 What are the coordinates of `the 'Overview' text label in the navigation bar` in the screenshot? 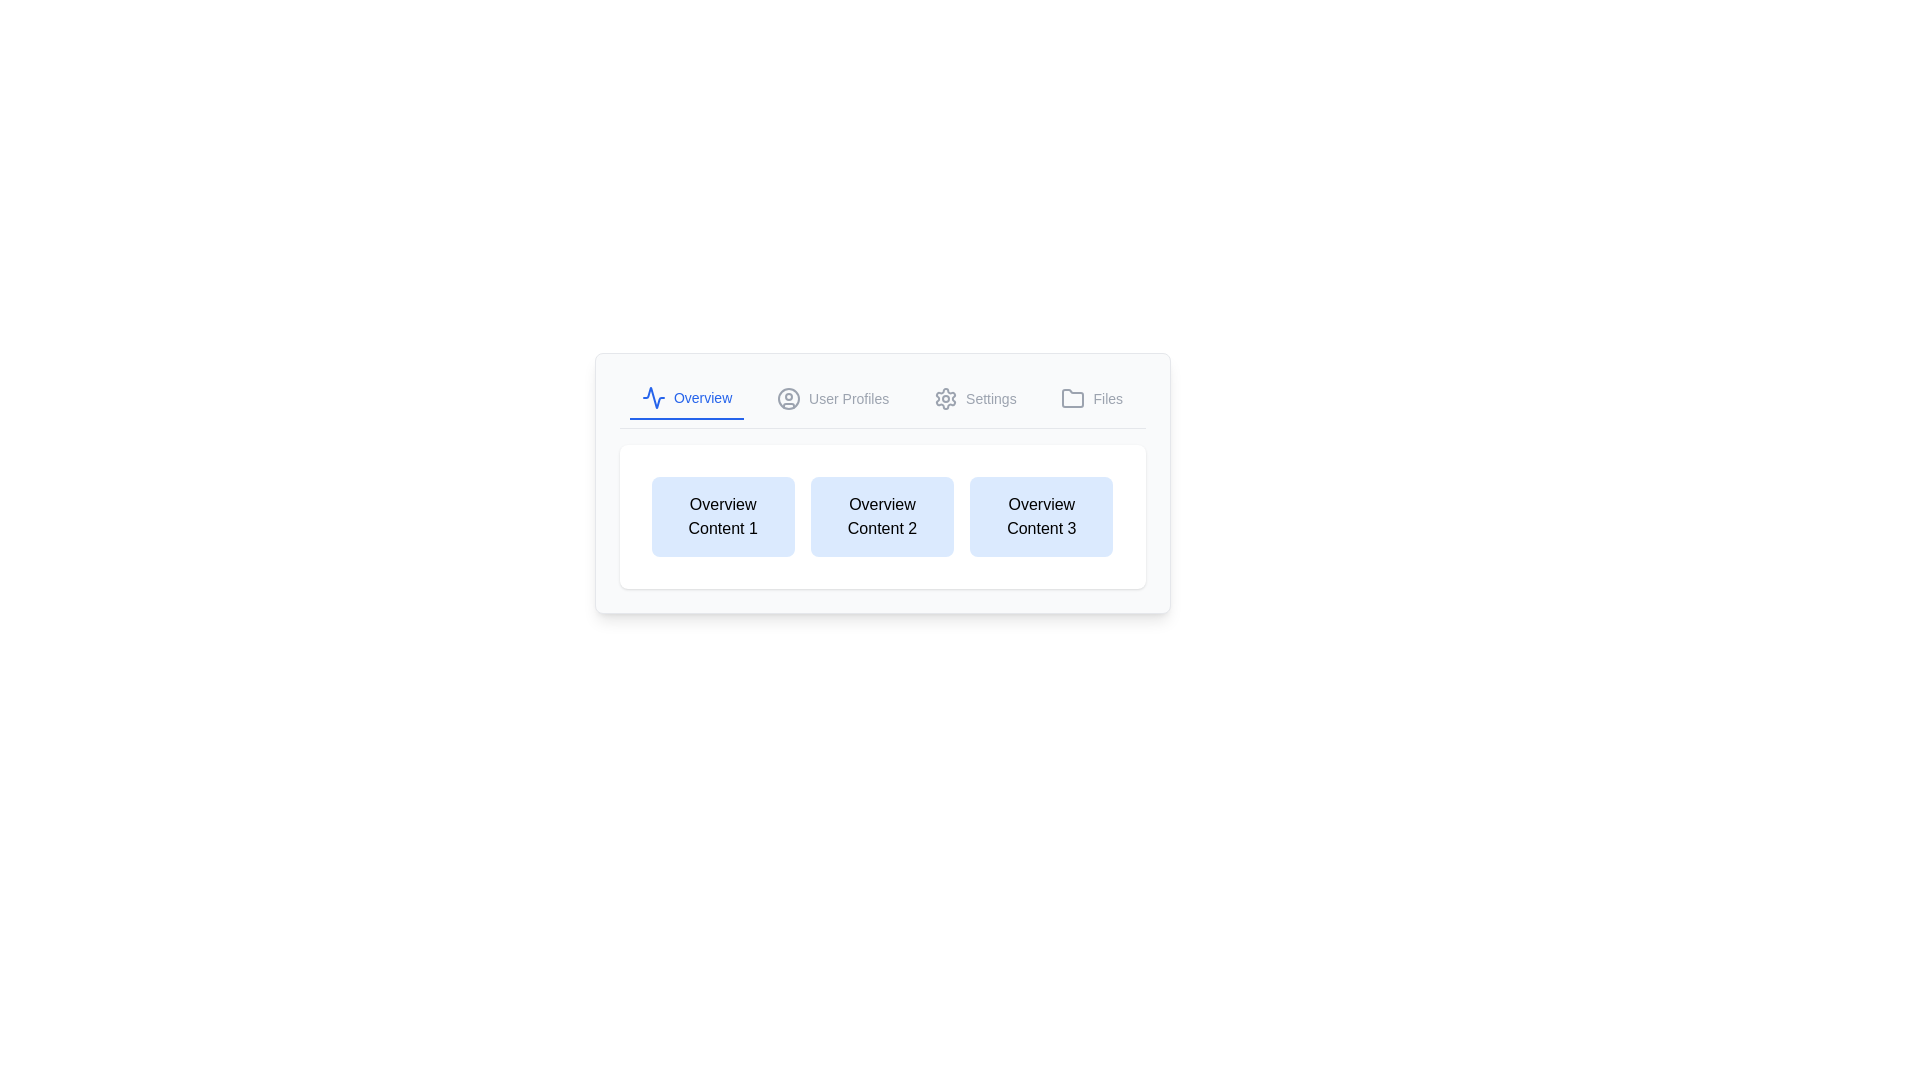 It's located at (702, 397).